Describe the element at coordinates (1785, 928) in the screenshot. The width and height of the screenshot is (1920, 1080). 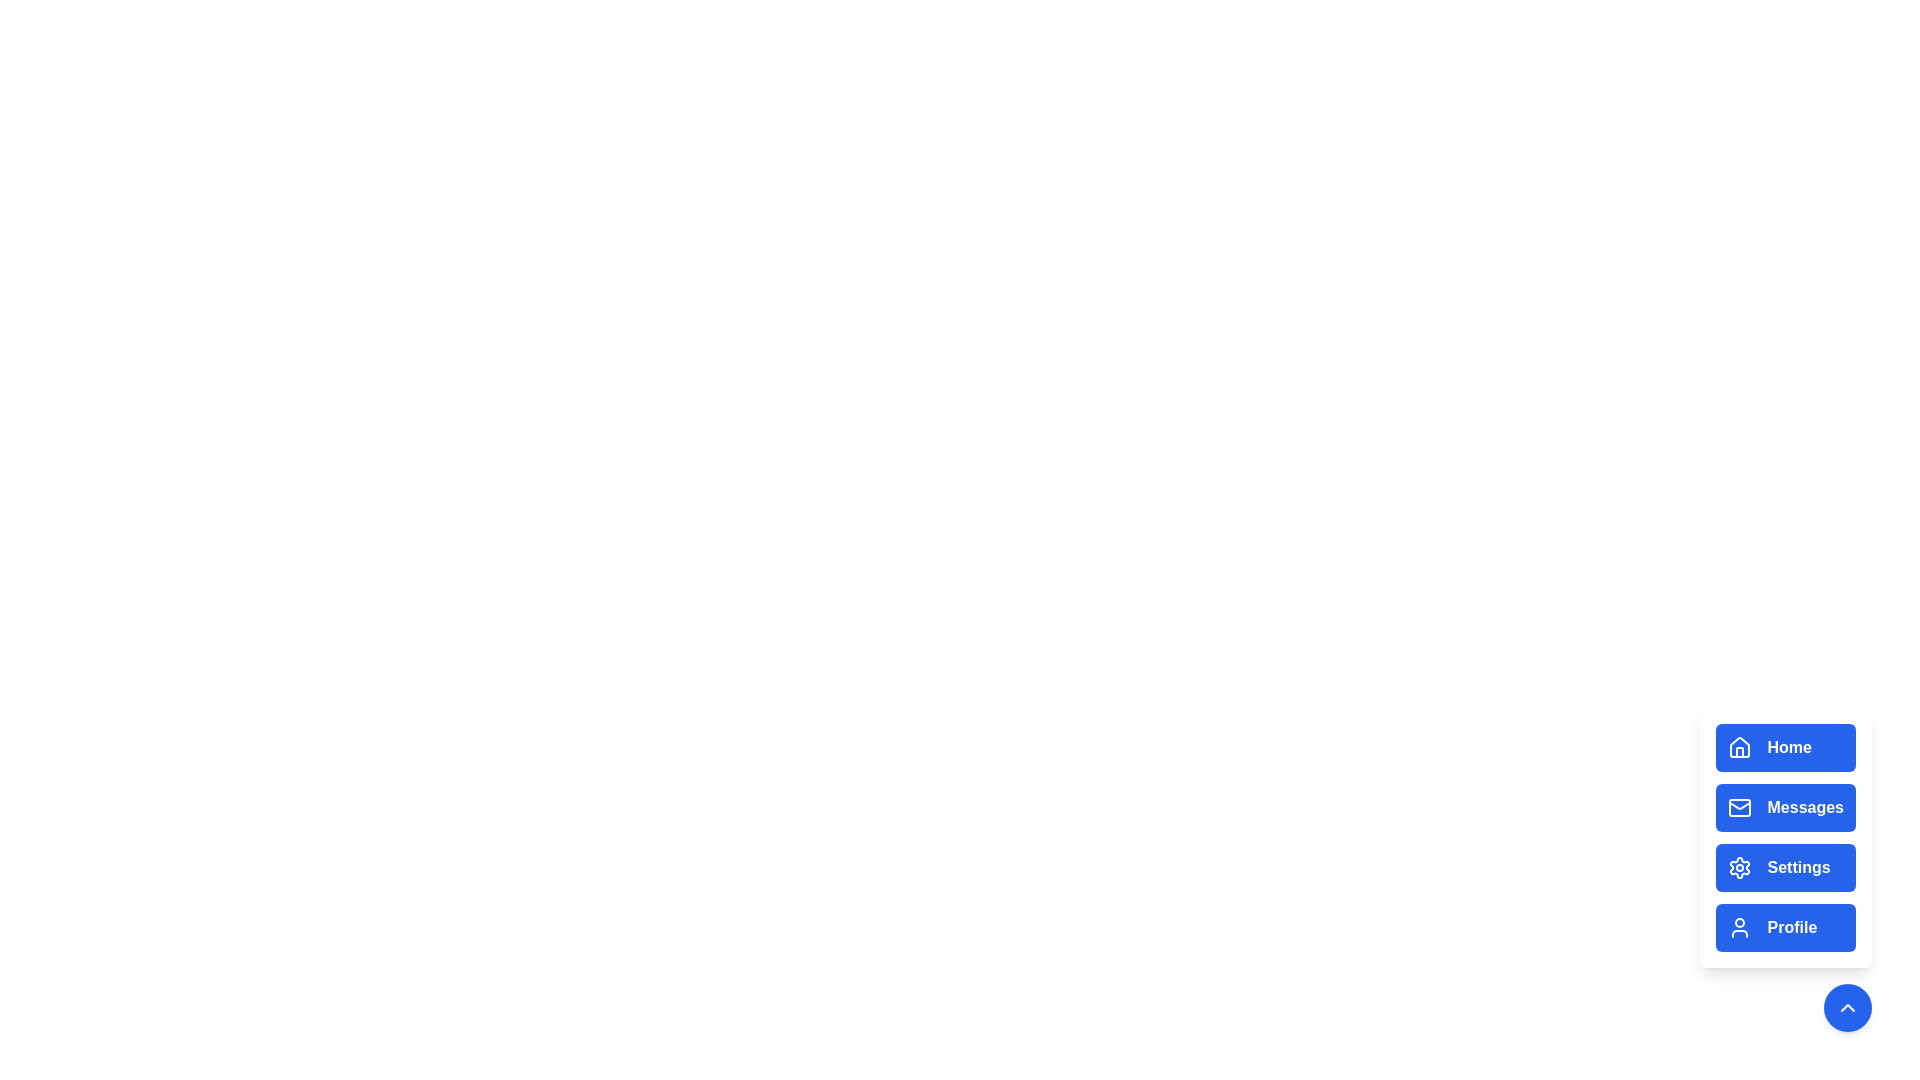
I see `the Profile button in the menu` at that location.